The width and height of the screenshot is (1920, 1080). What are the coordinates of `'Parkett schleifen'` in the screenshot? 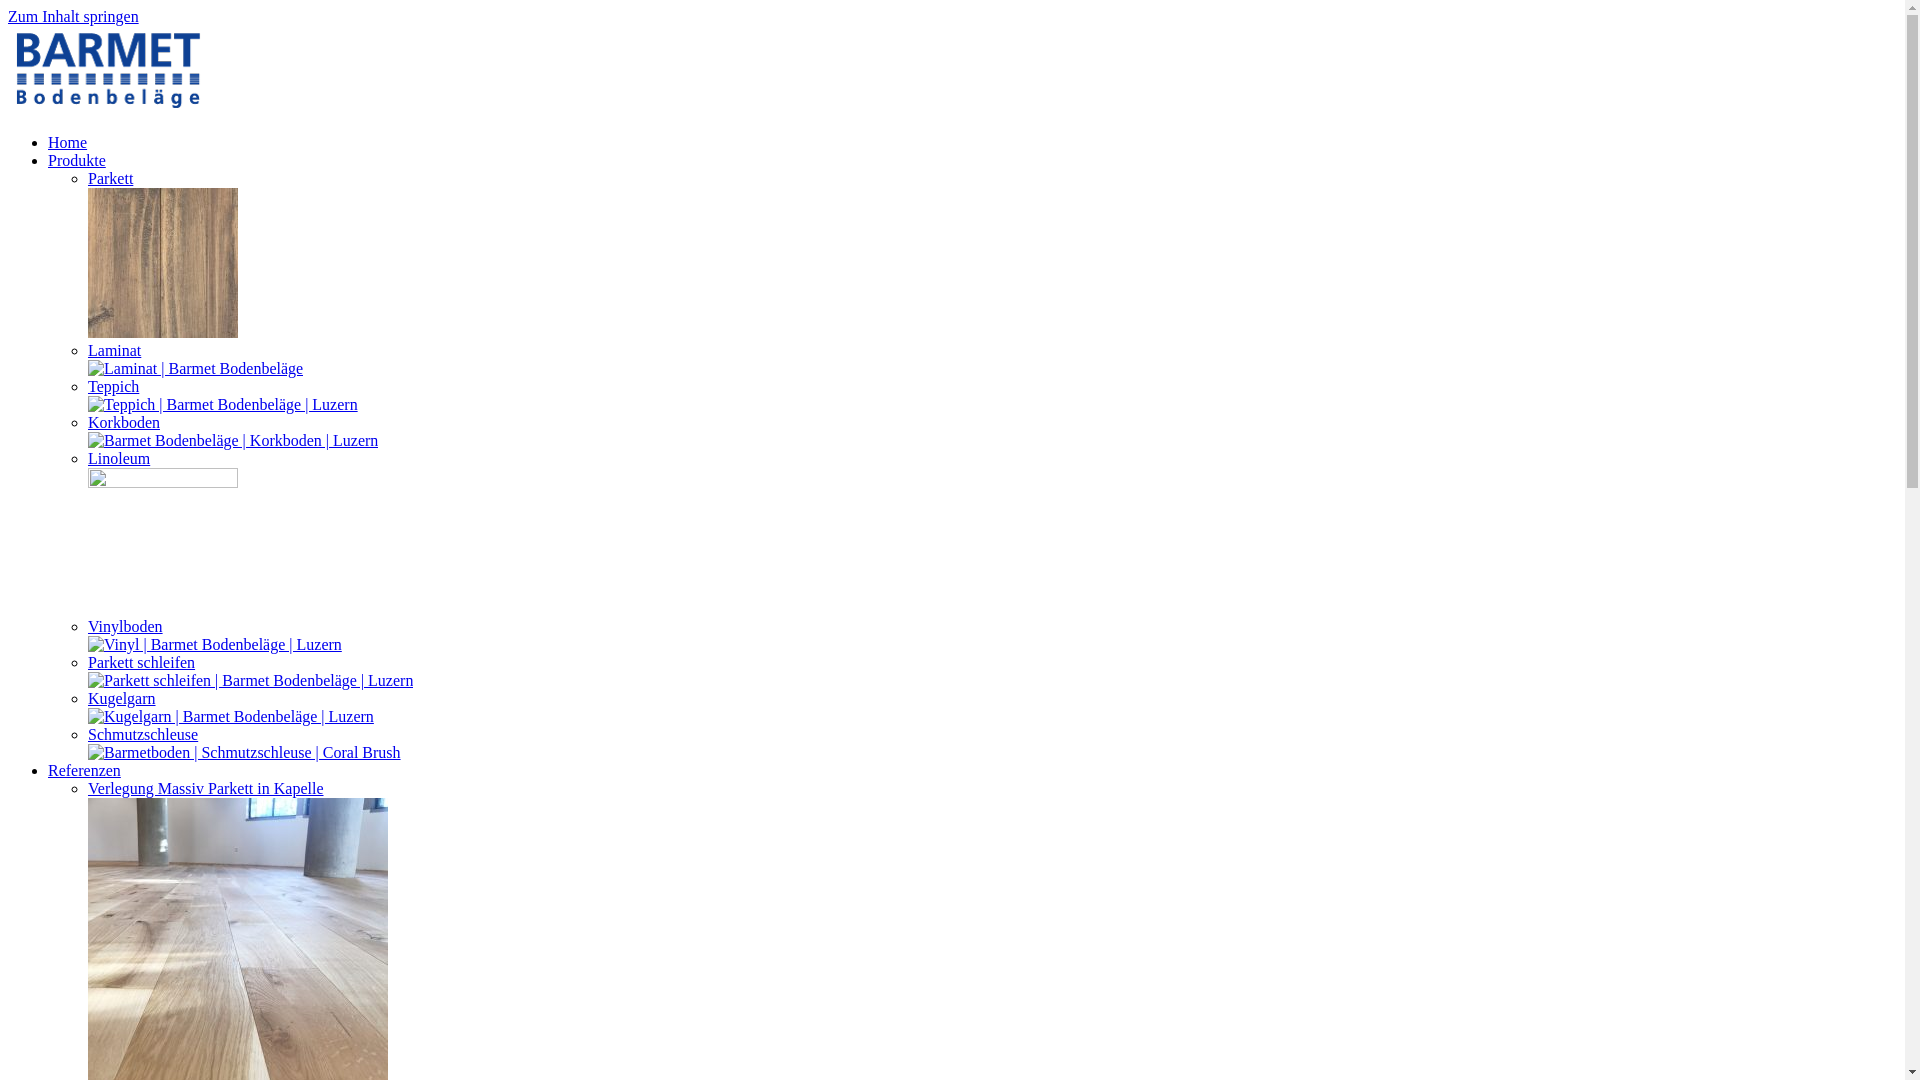 It's located at (140, 662).